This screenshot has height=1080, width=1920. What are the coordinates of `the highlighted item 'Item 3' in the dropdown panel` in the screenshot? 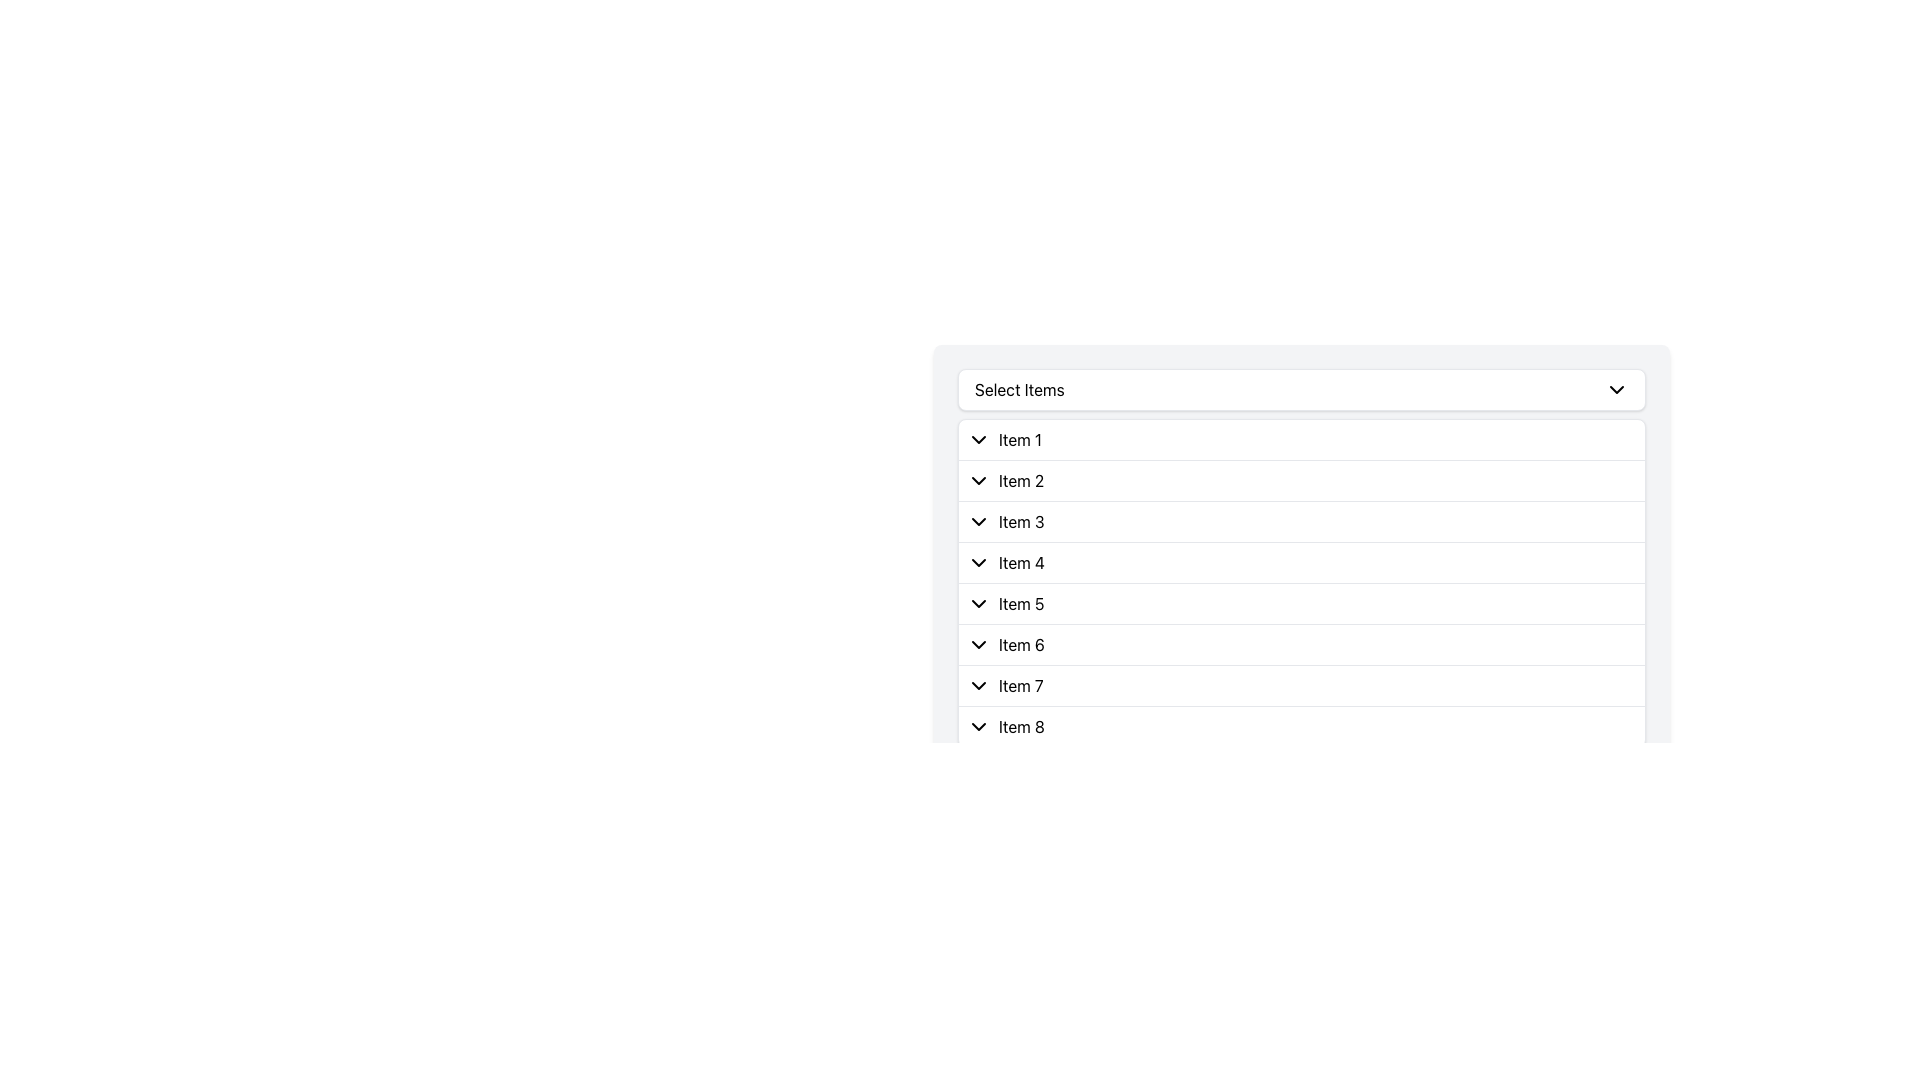 It's located at (1301, 531).